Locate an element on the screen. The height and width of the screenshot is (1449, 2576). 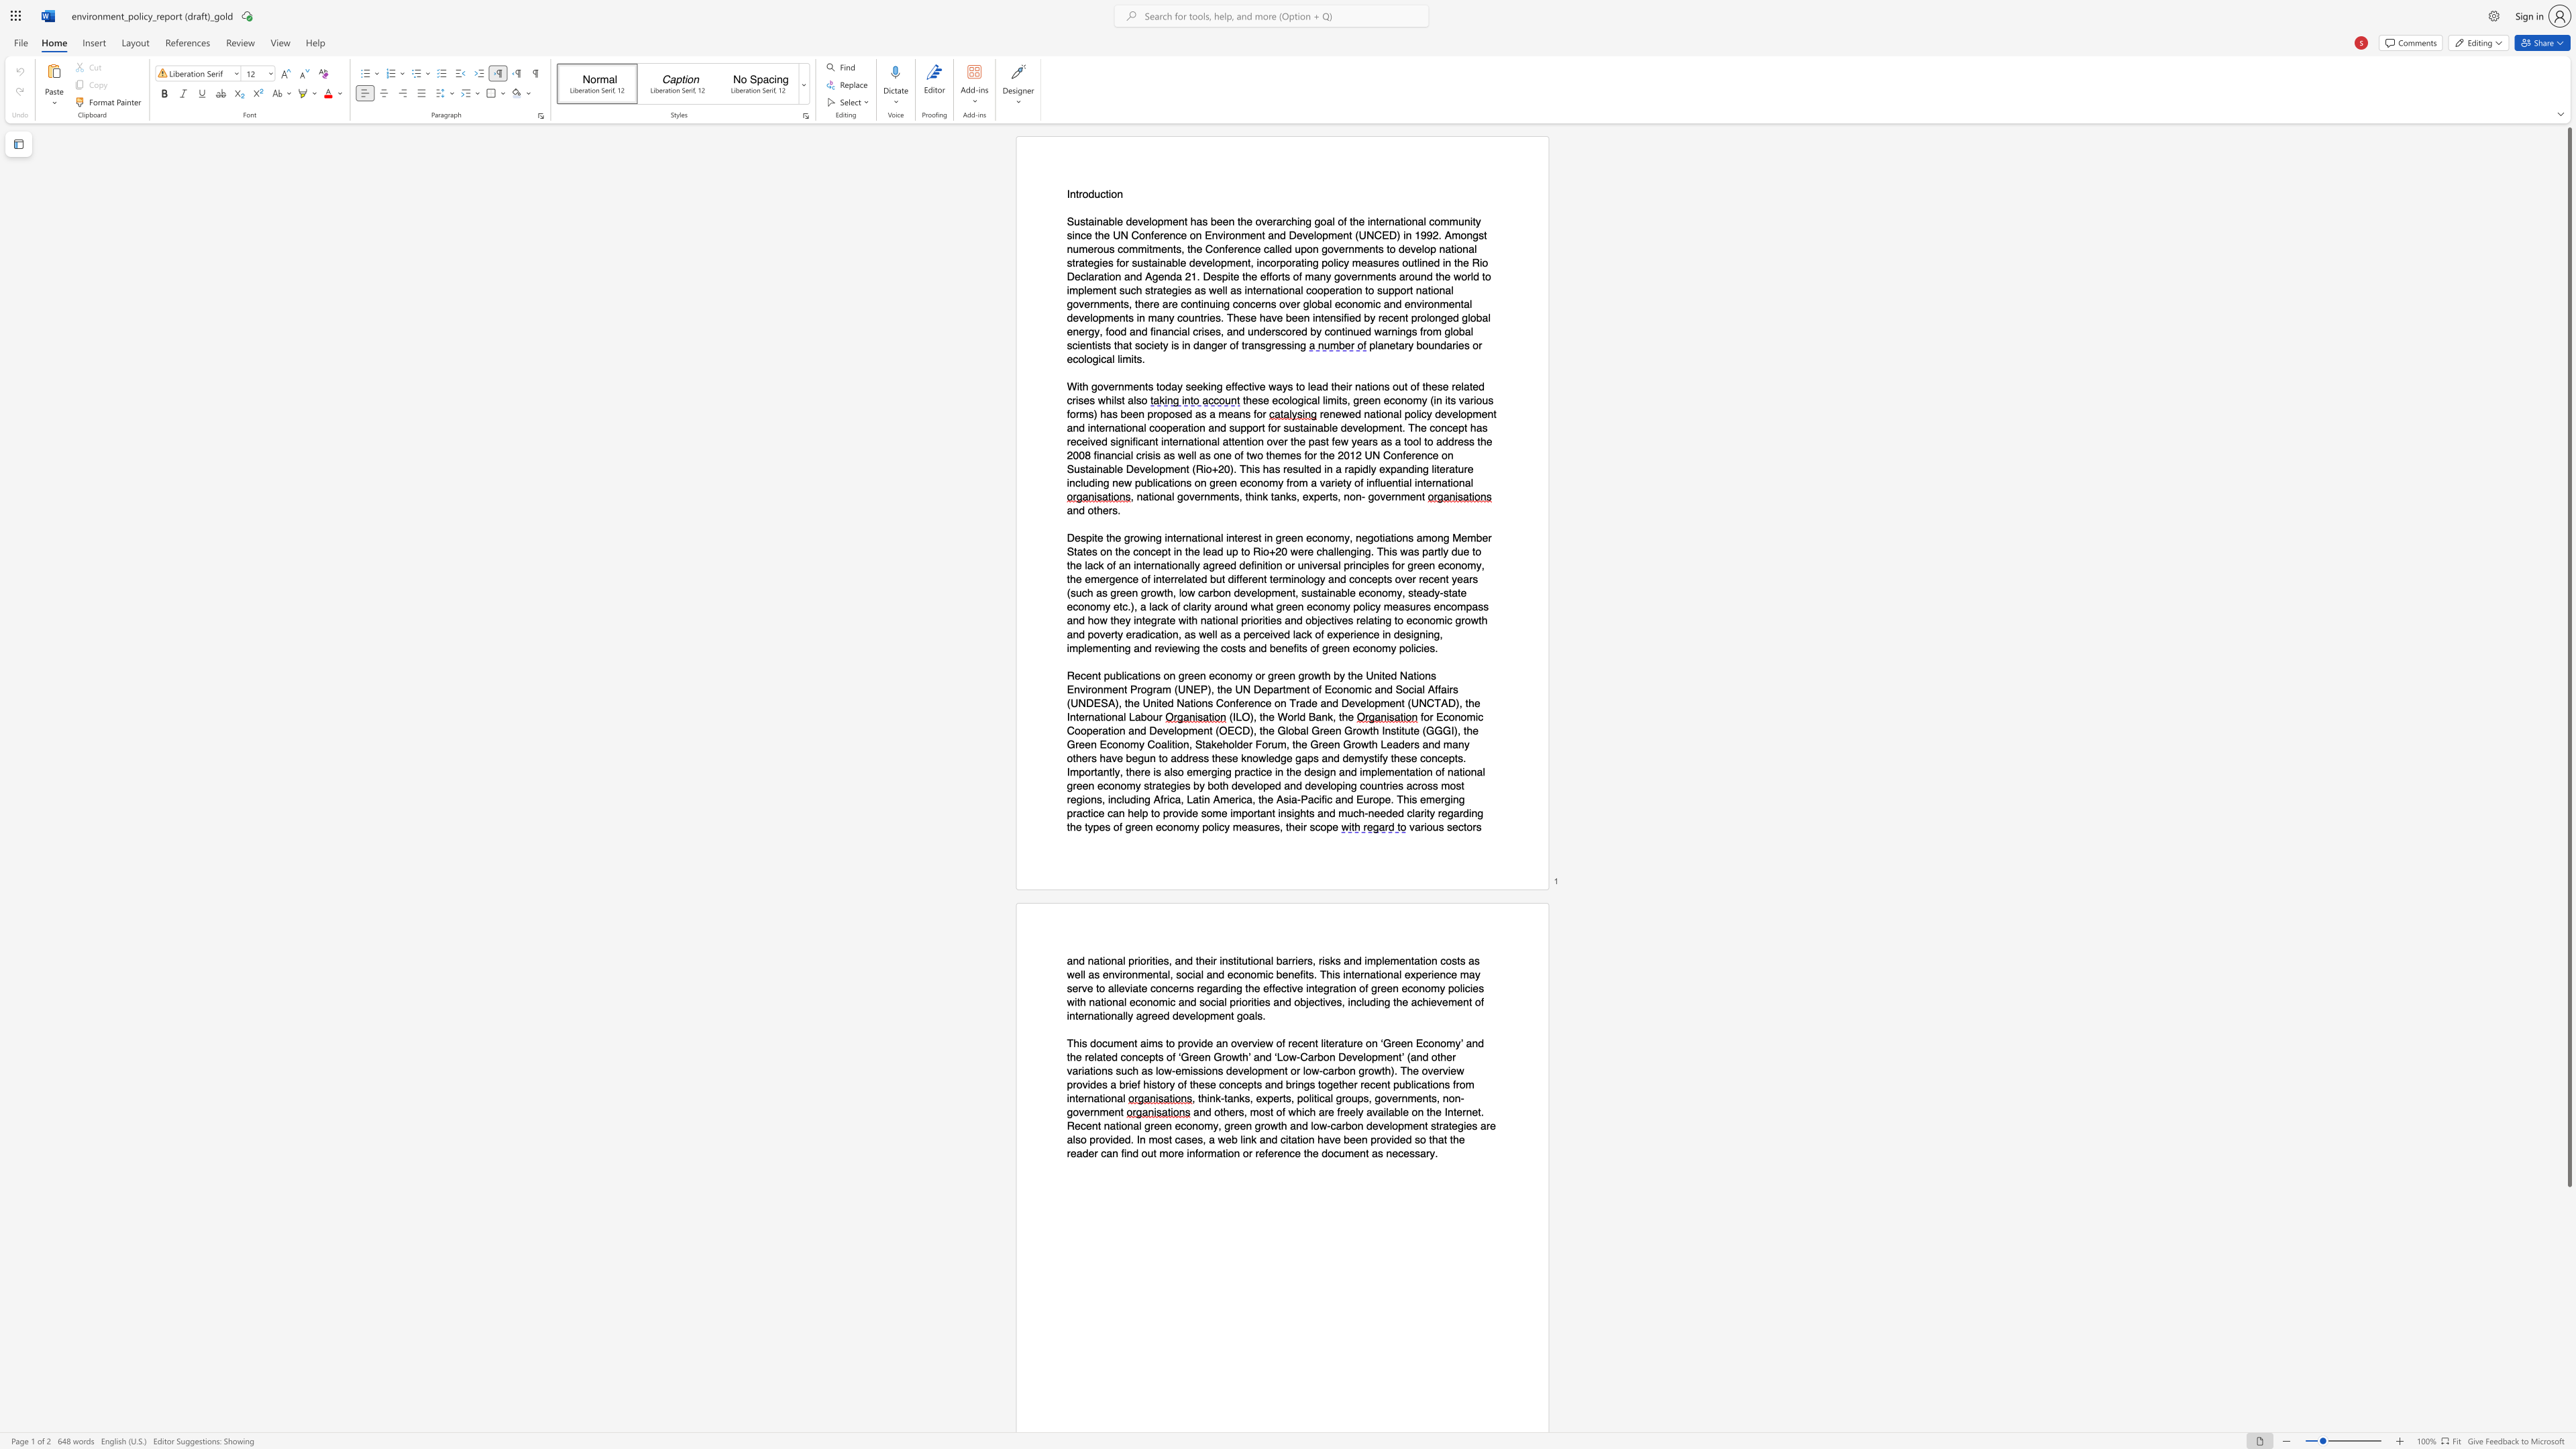
the scrollbar on the right is located at coordinates (2568, 1240).